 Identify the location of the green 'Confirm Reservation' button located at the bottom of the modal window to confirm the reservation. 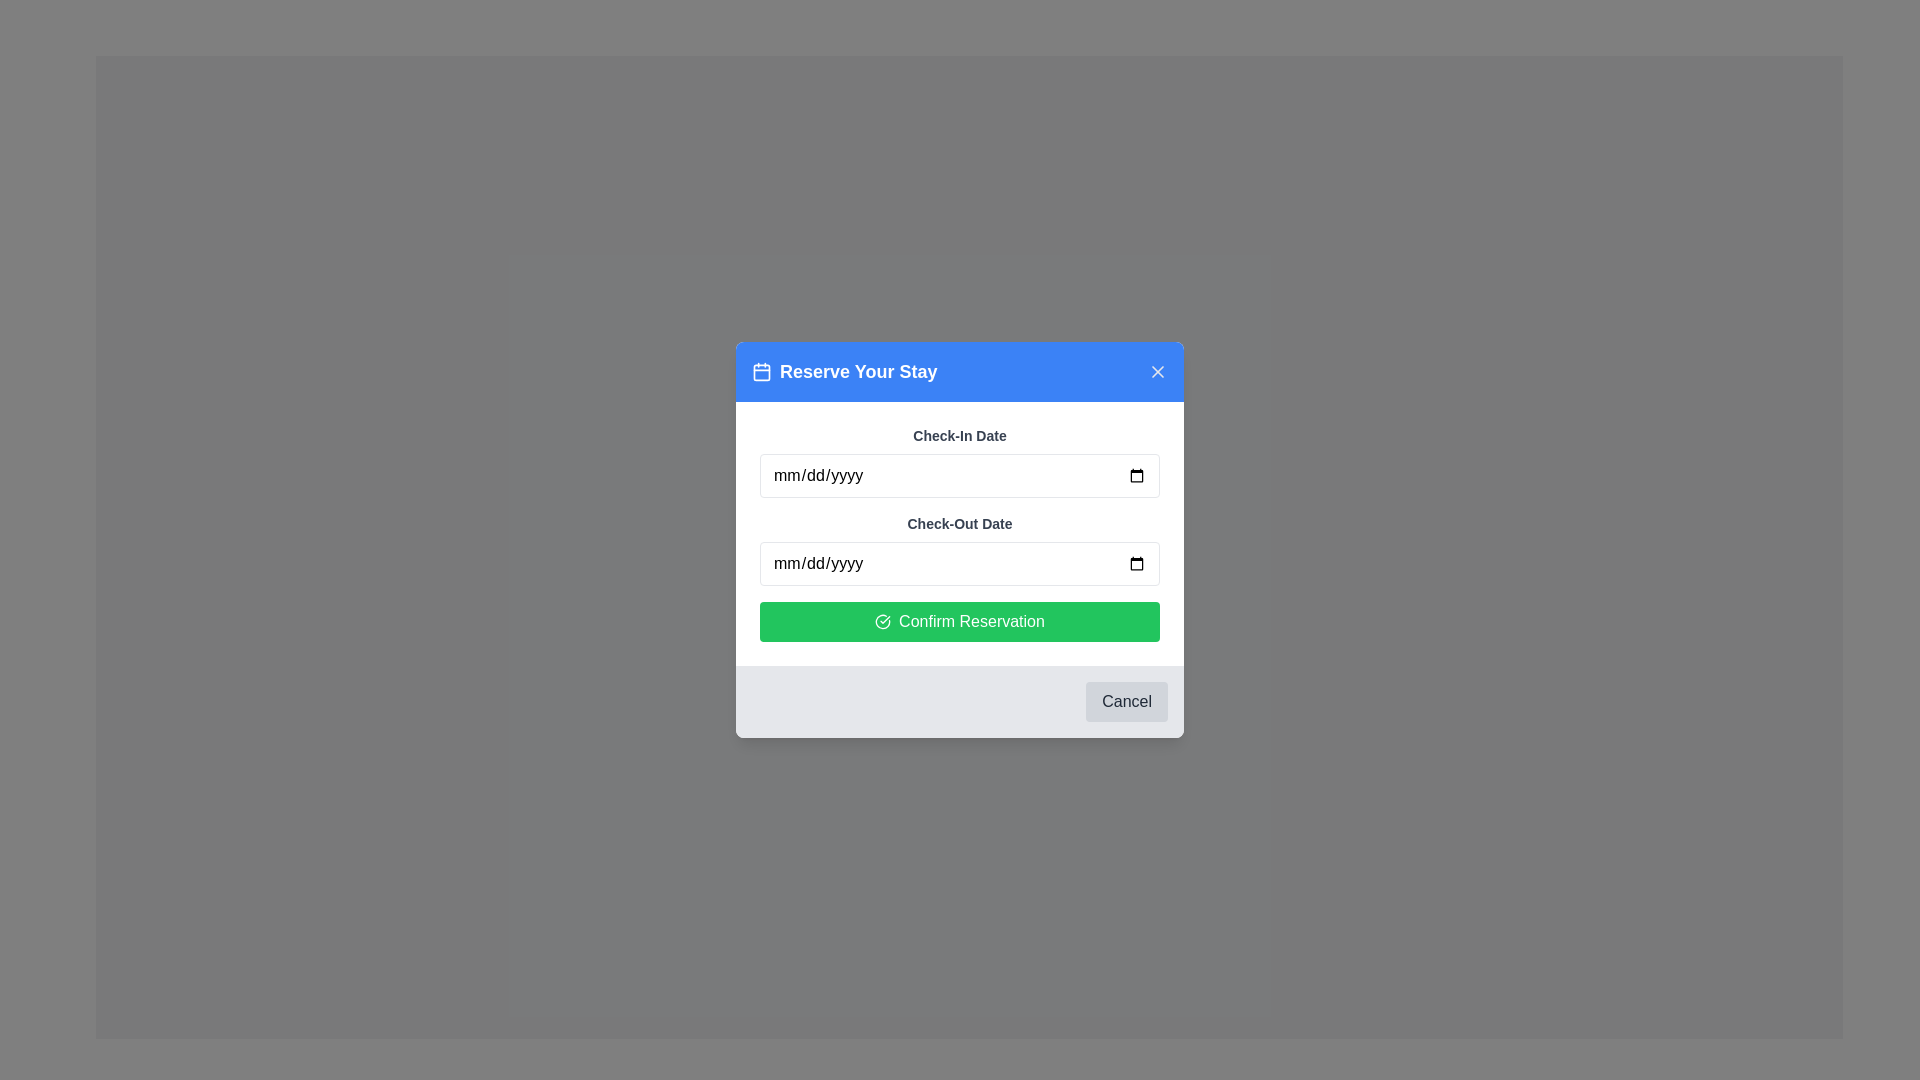
(960, 620).